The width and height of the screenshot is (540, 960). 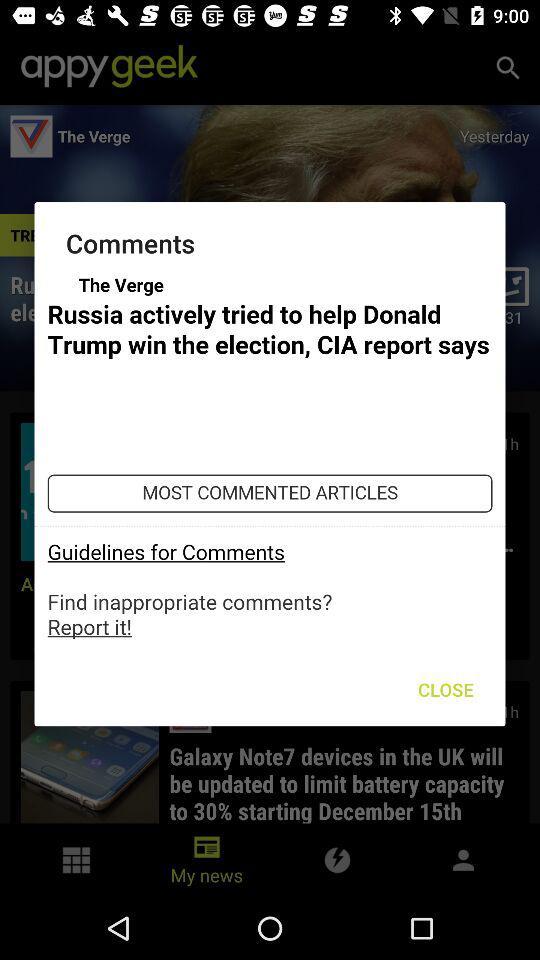 I want to click on option, so click(x=270, y=456).